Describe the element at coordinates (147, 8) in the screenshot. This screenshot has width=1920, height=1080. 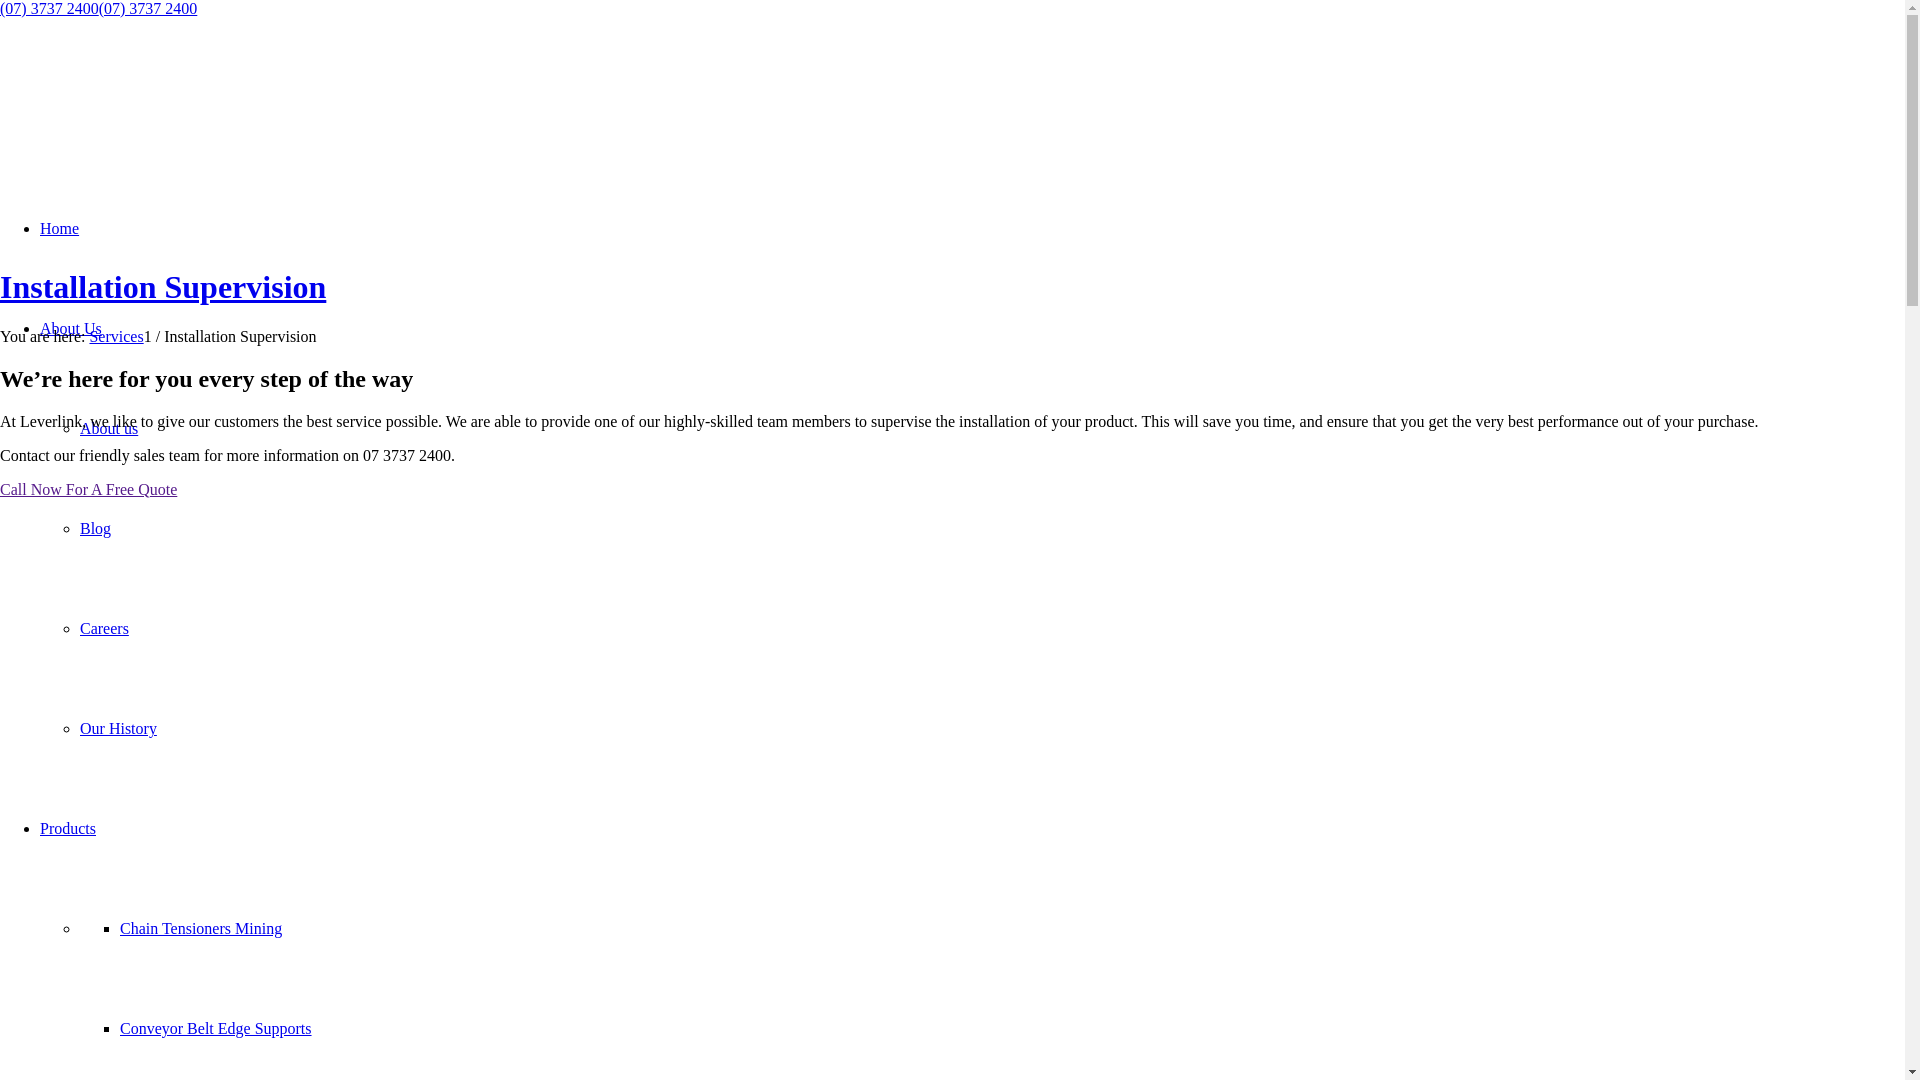
I see `'(07) 3737 2400'` at that location.